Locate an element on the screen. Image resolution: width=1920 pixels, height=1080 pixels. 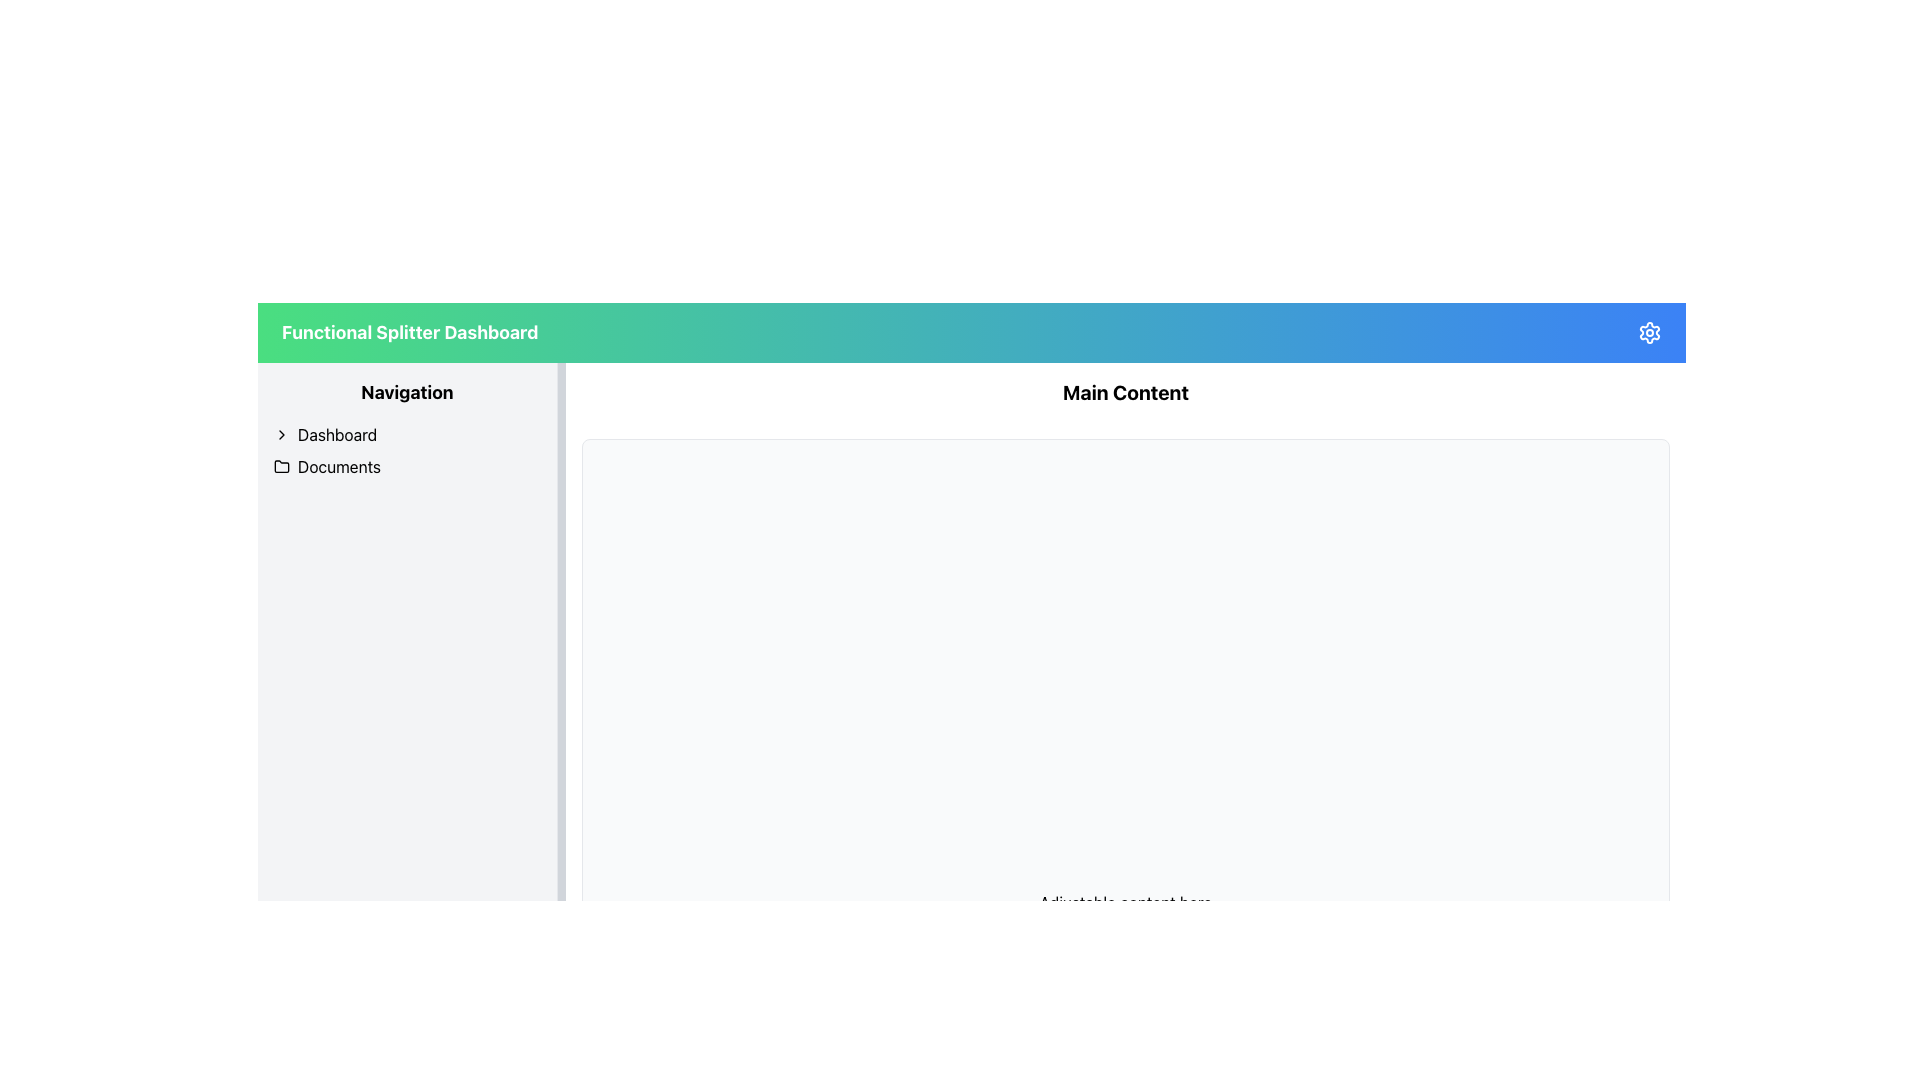
the folder icon located to the left of the 'Documents' label in the vertical navigation bar on the left side of the interface is located at coordinates (281, 466).